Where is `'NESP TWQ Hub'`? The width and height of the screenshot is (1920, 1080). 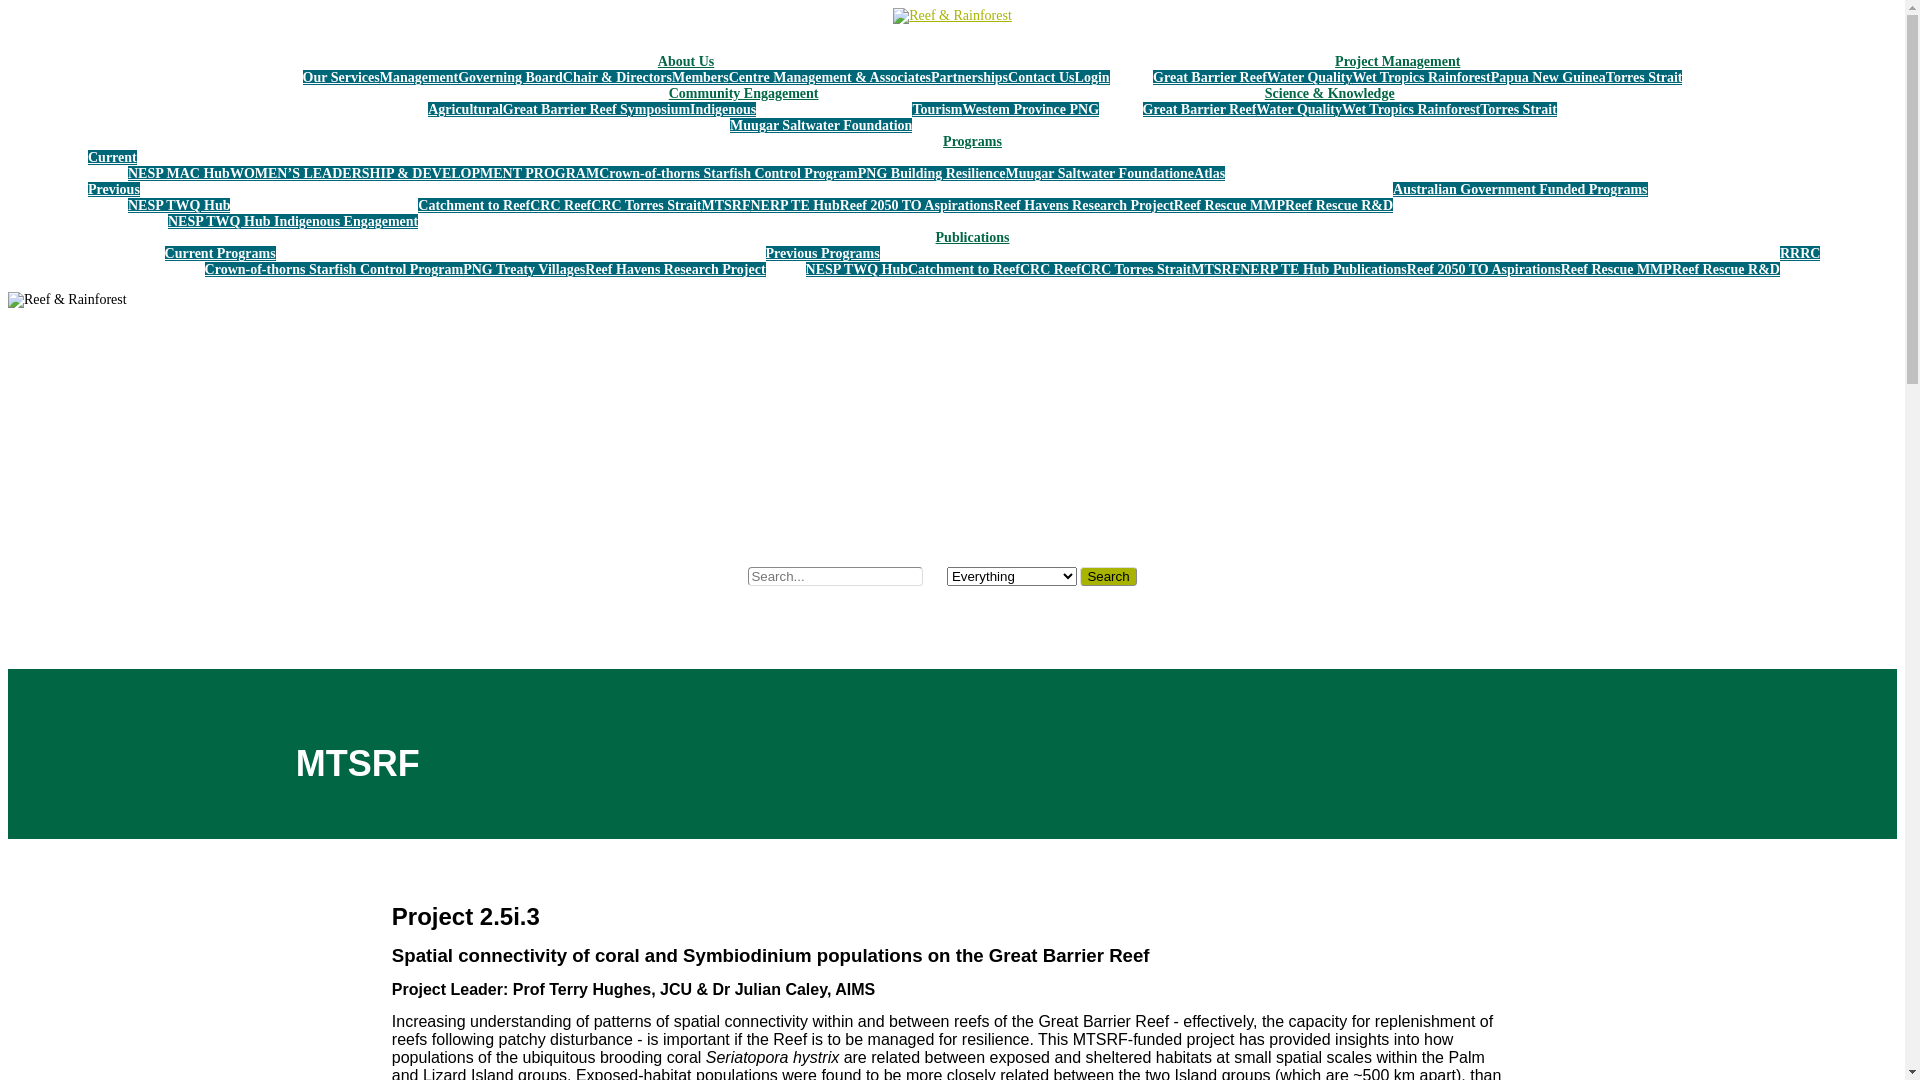
'NESP TWQ Hub' is located at coordinates (178, 205).